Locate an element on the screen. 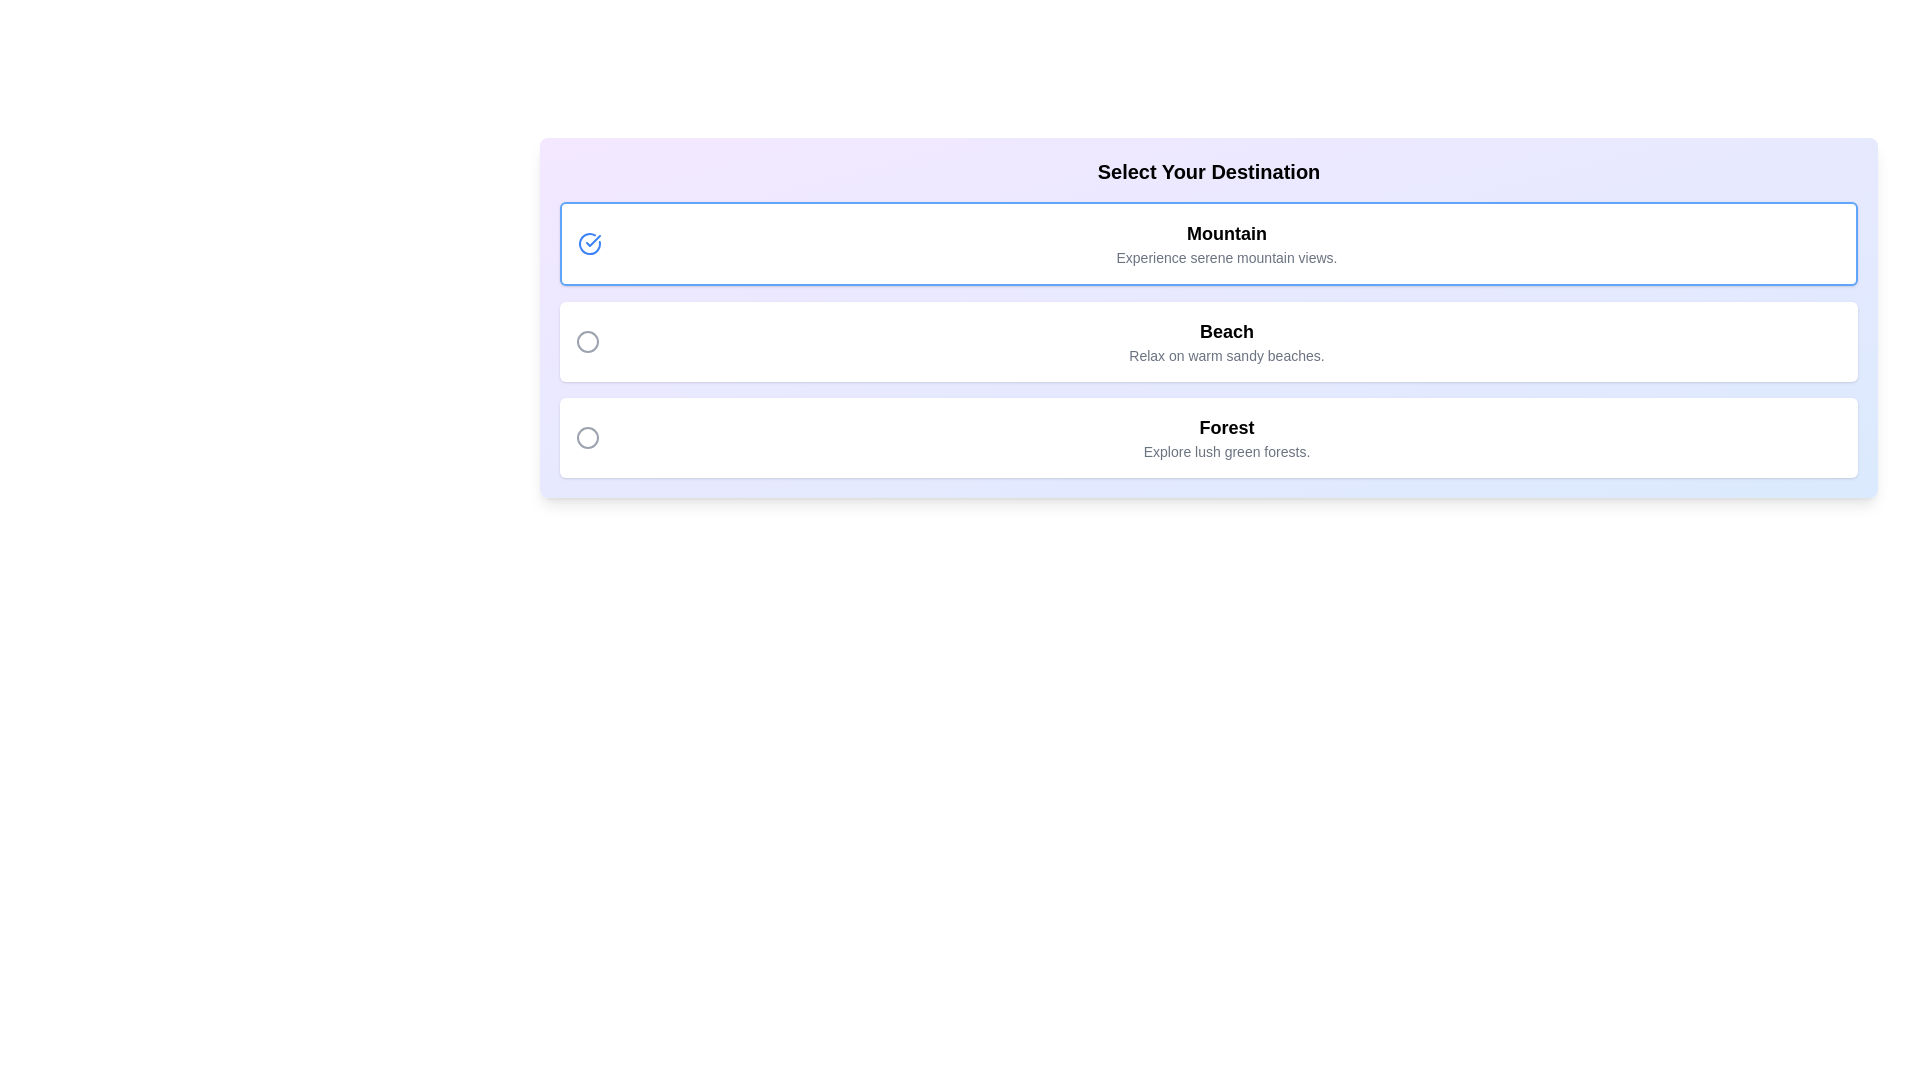  the Text Label displaying 'Explore lush green forests.' which is positioned below the bold title 'Forest' is located at coordinates (1226, 451).